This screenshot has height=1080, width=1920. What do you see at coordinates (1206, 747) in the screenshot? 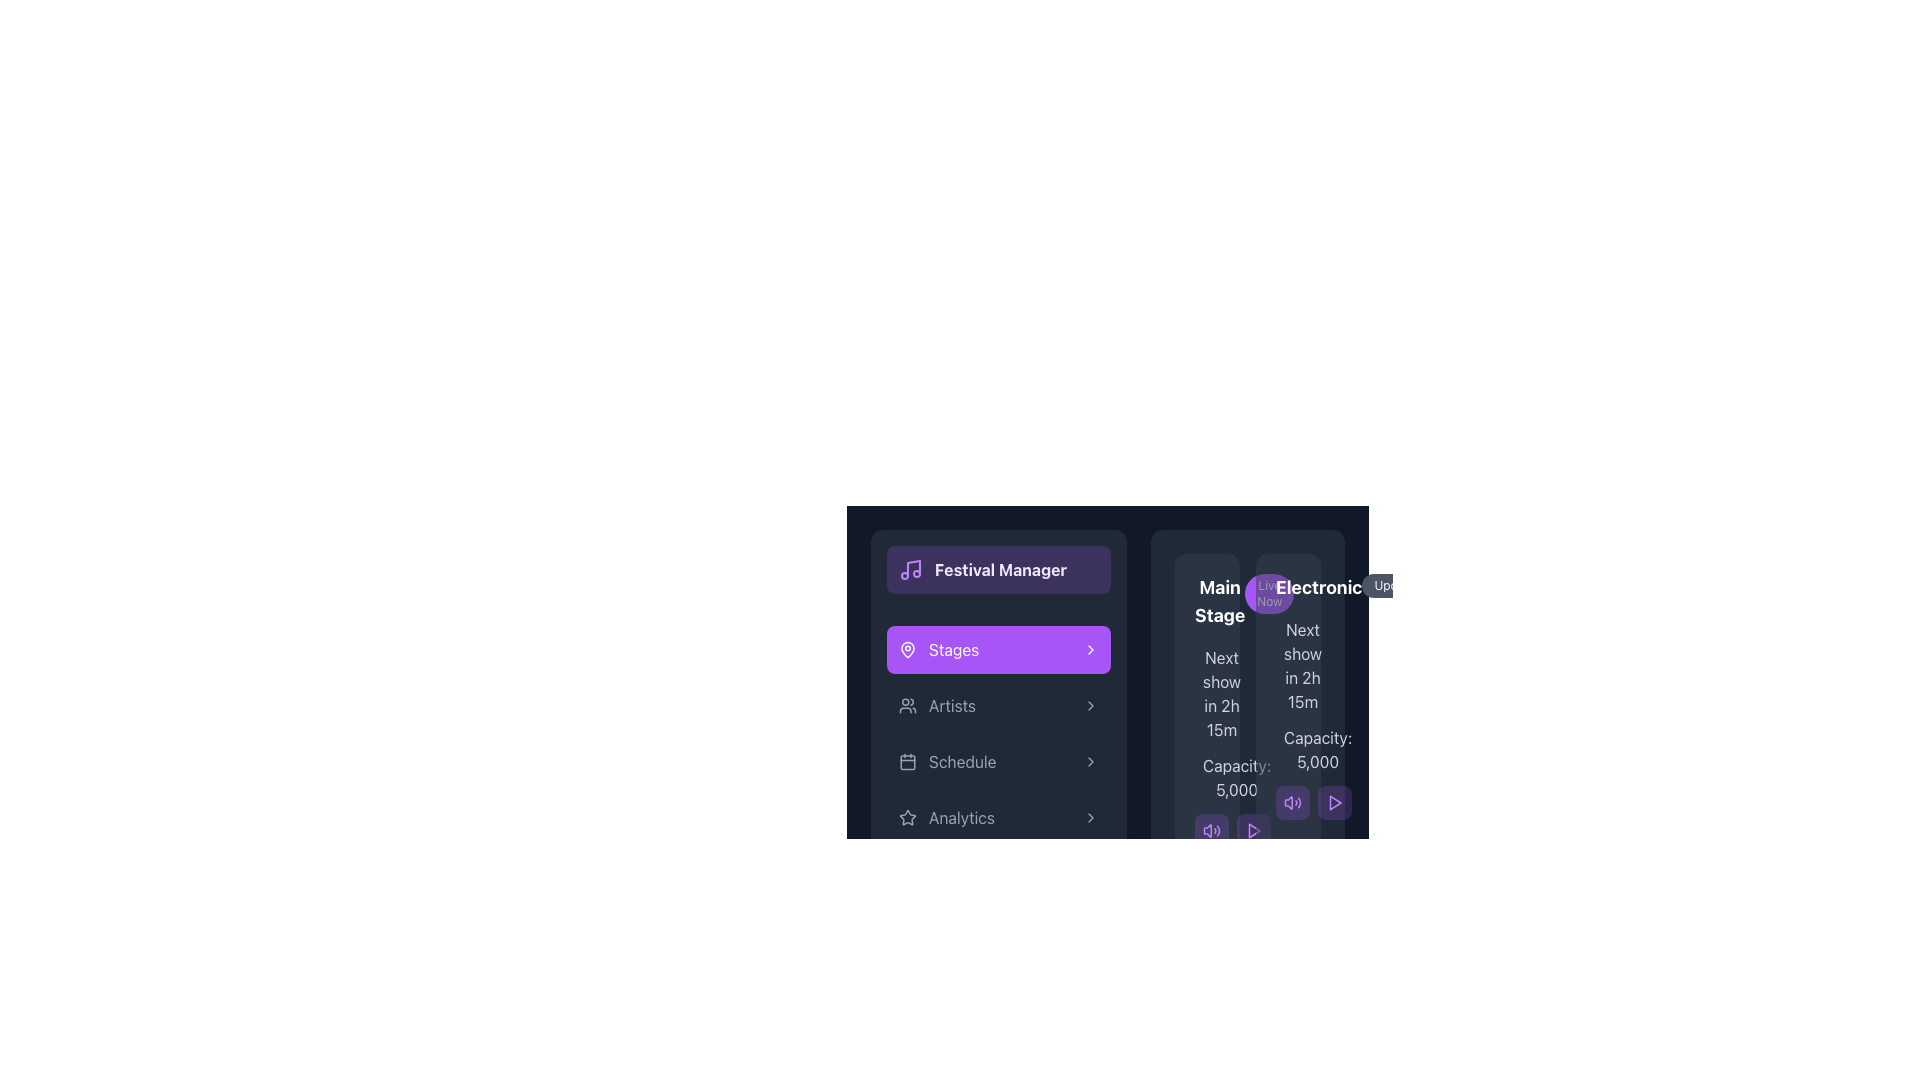
I see `the buttons located near the textual information display that shows 'Next show in 2h 15m' and 'Capacity: 5,000' within the 'Main Stage' card` at bounding box center [1206, 747].